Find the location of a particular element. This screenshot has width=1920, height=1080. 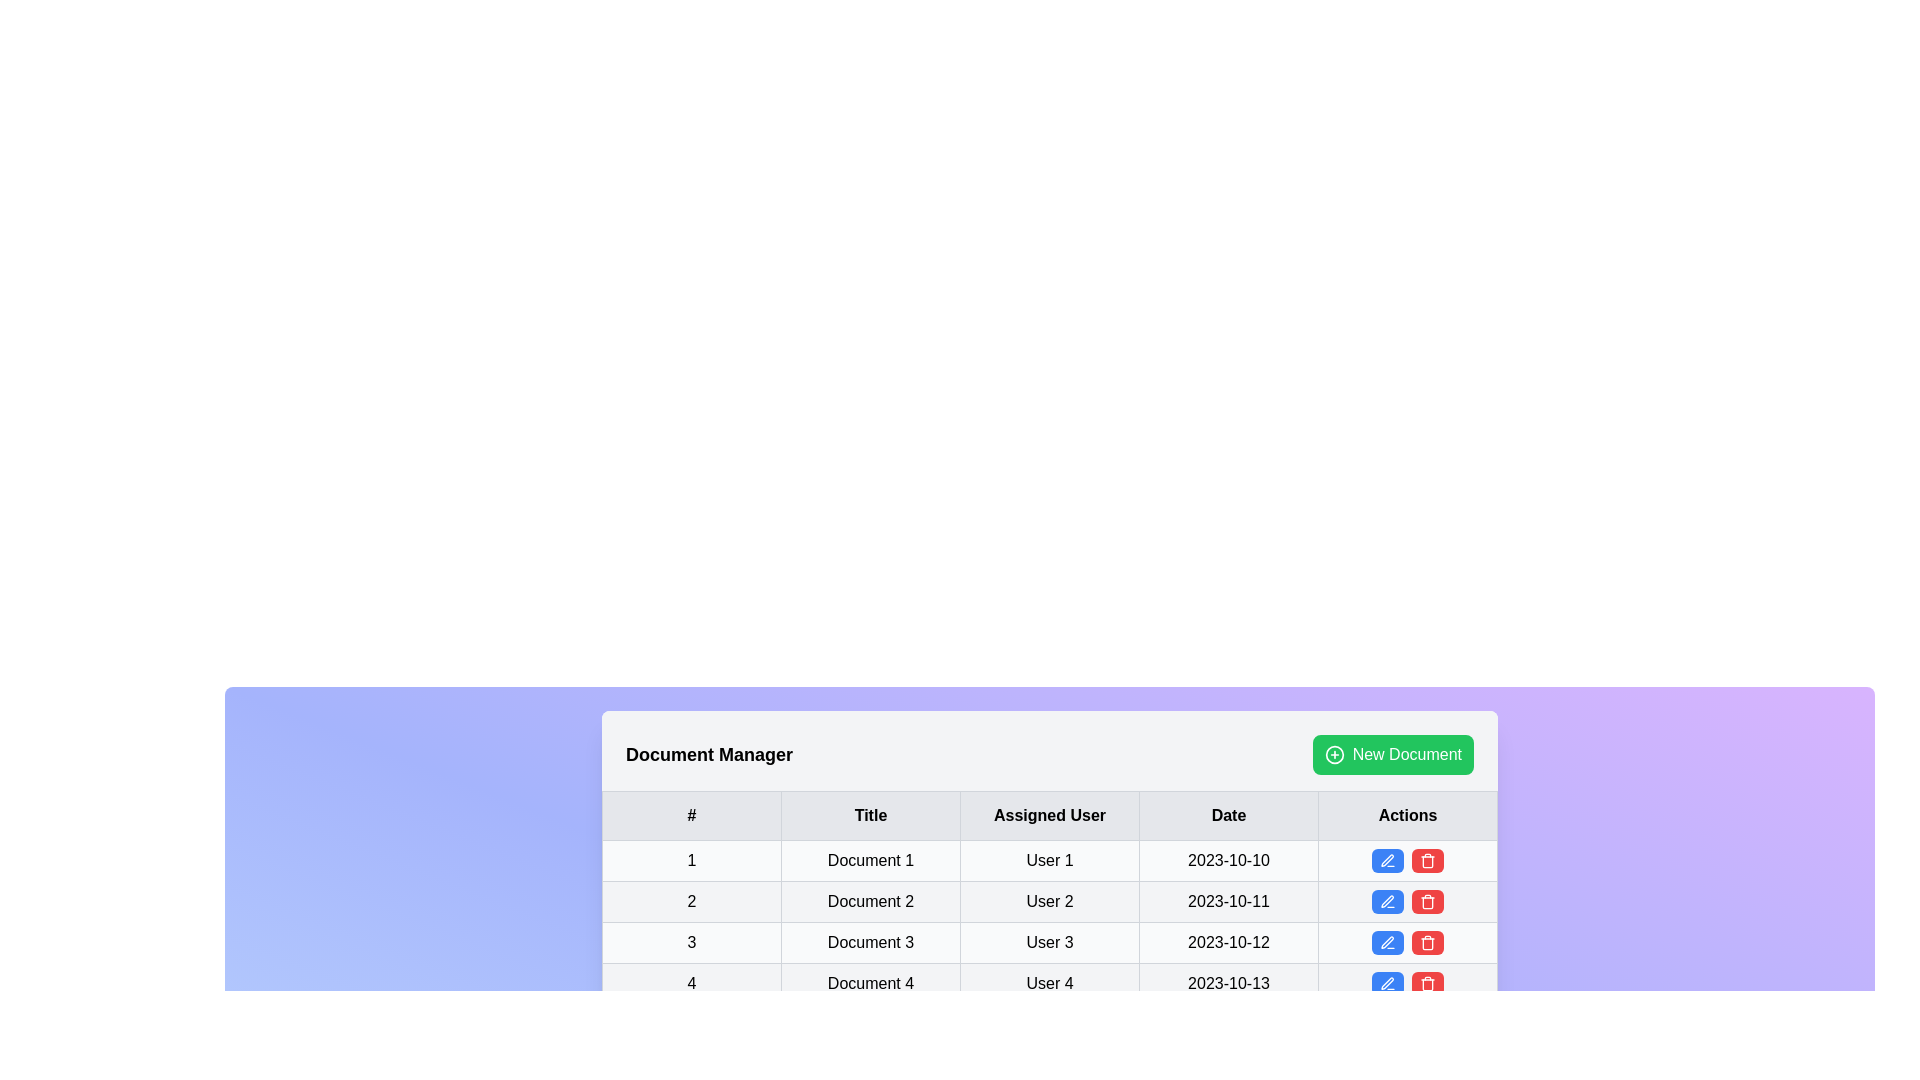

the first button in the 'Actions' column for 'Document 3' to initiate the editing action is located at coordinates (1386, 942).